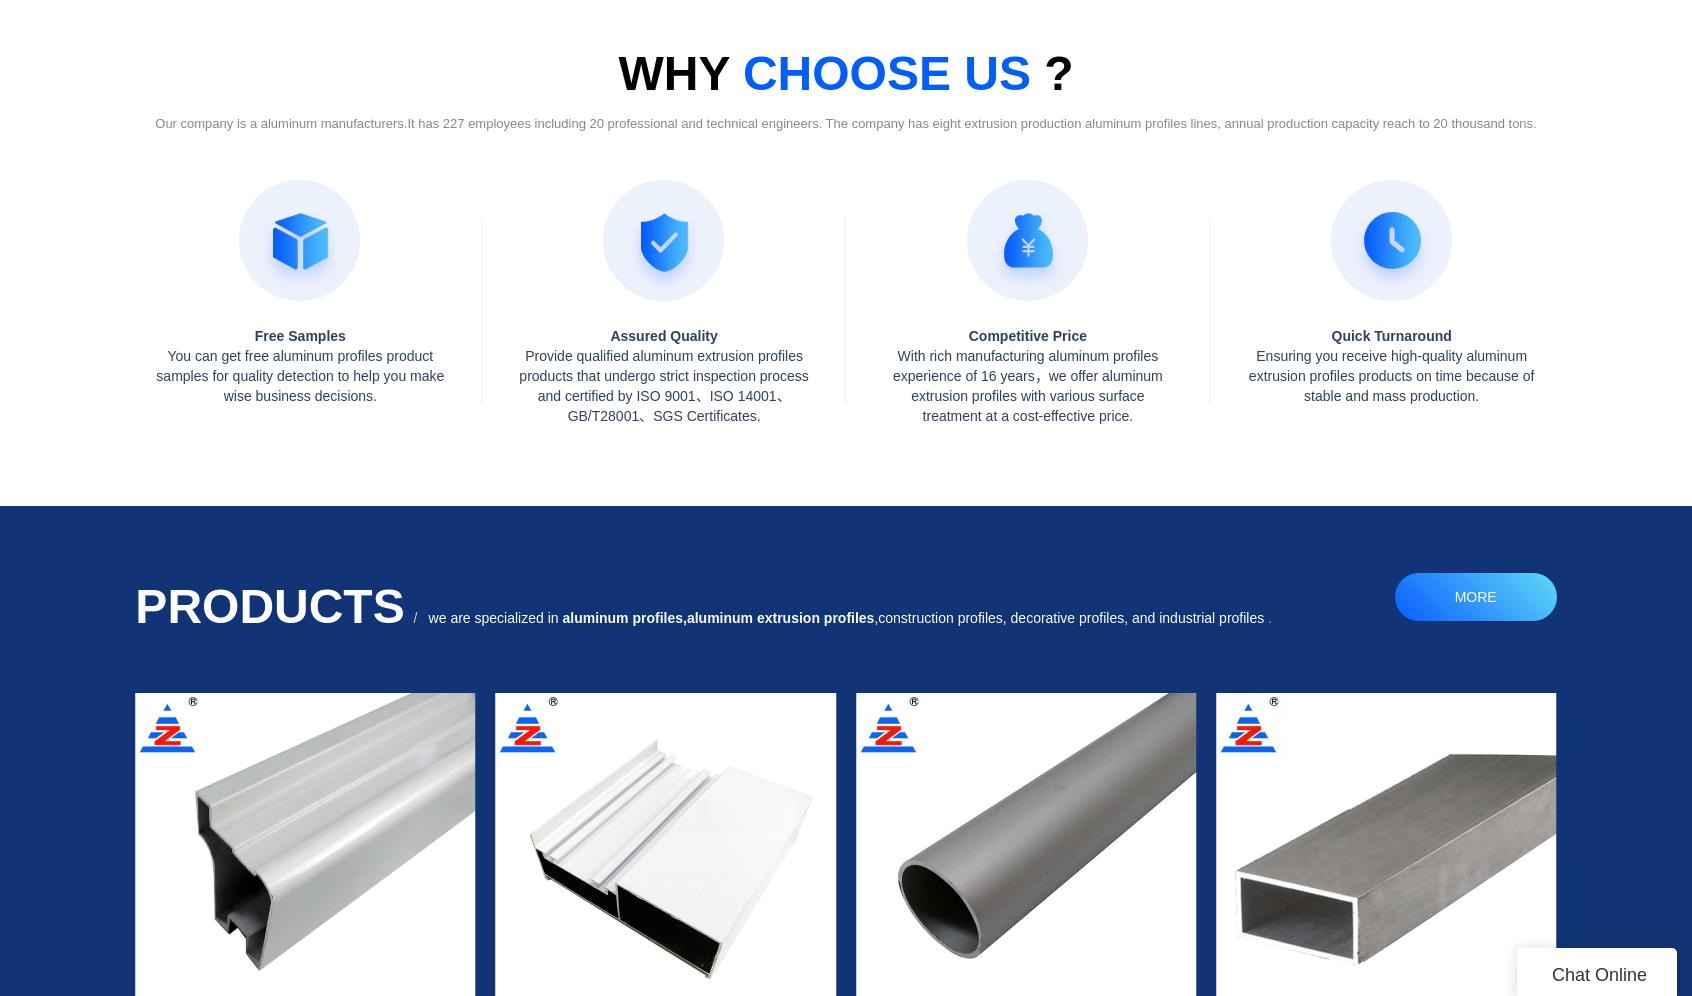 This screenshot has height=996, width=1692. I want to click on '?', so click(1028, 72).